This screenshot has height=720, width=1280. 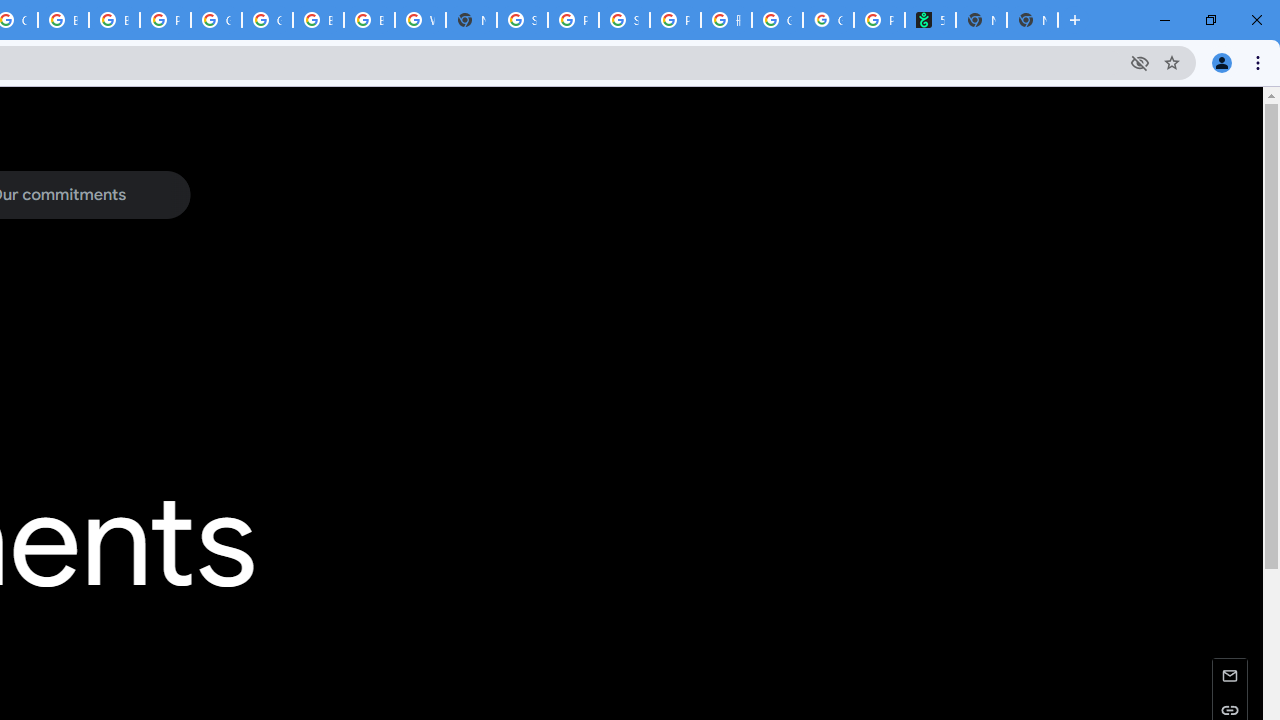 What do you see at coordinates (317, 20) in the screenshot?
I see `'Browse Chrome as a guest - Computer - Google Chrome Help'` at bounding box center [317, 20].